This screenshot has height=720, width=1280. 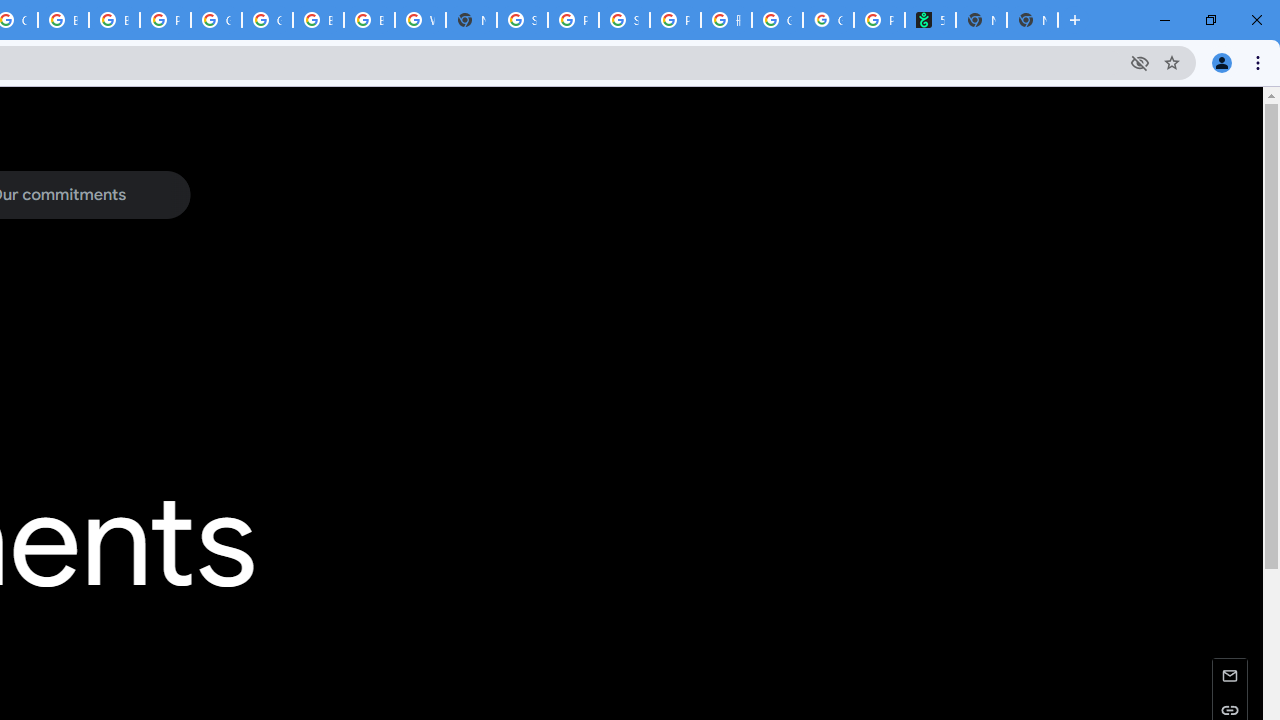 What do you see at coordinates (317, 20) in the screenshot?
I see `'Browse Chrome as a guest - Computer - Google Chrome Help'` at bounding box center [317, 20].